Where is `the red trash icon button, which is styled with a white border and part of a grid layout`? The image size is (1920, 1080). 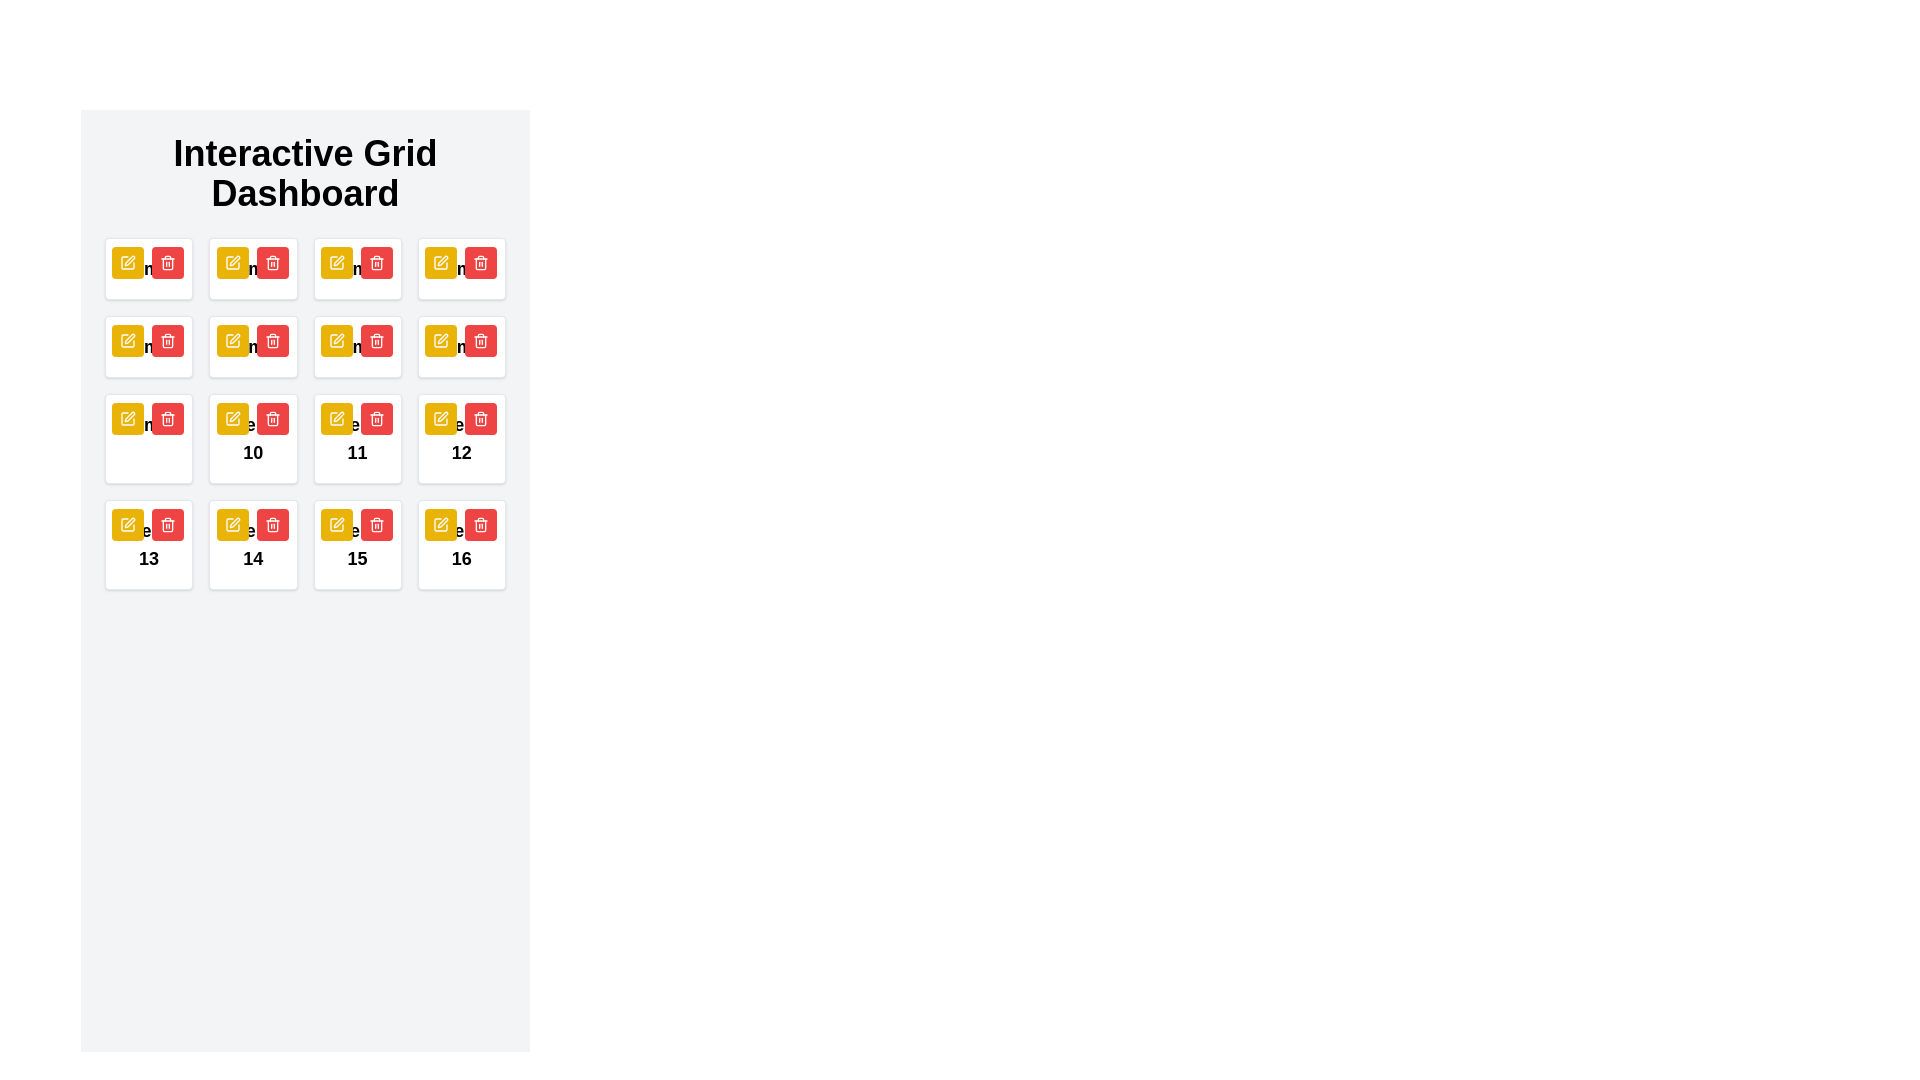 the red trash icon button, which is styled with a white border and part of a grid layout is located at coordinates (271, 523).